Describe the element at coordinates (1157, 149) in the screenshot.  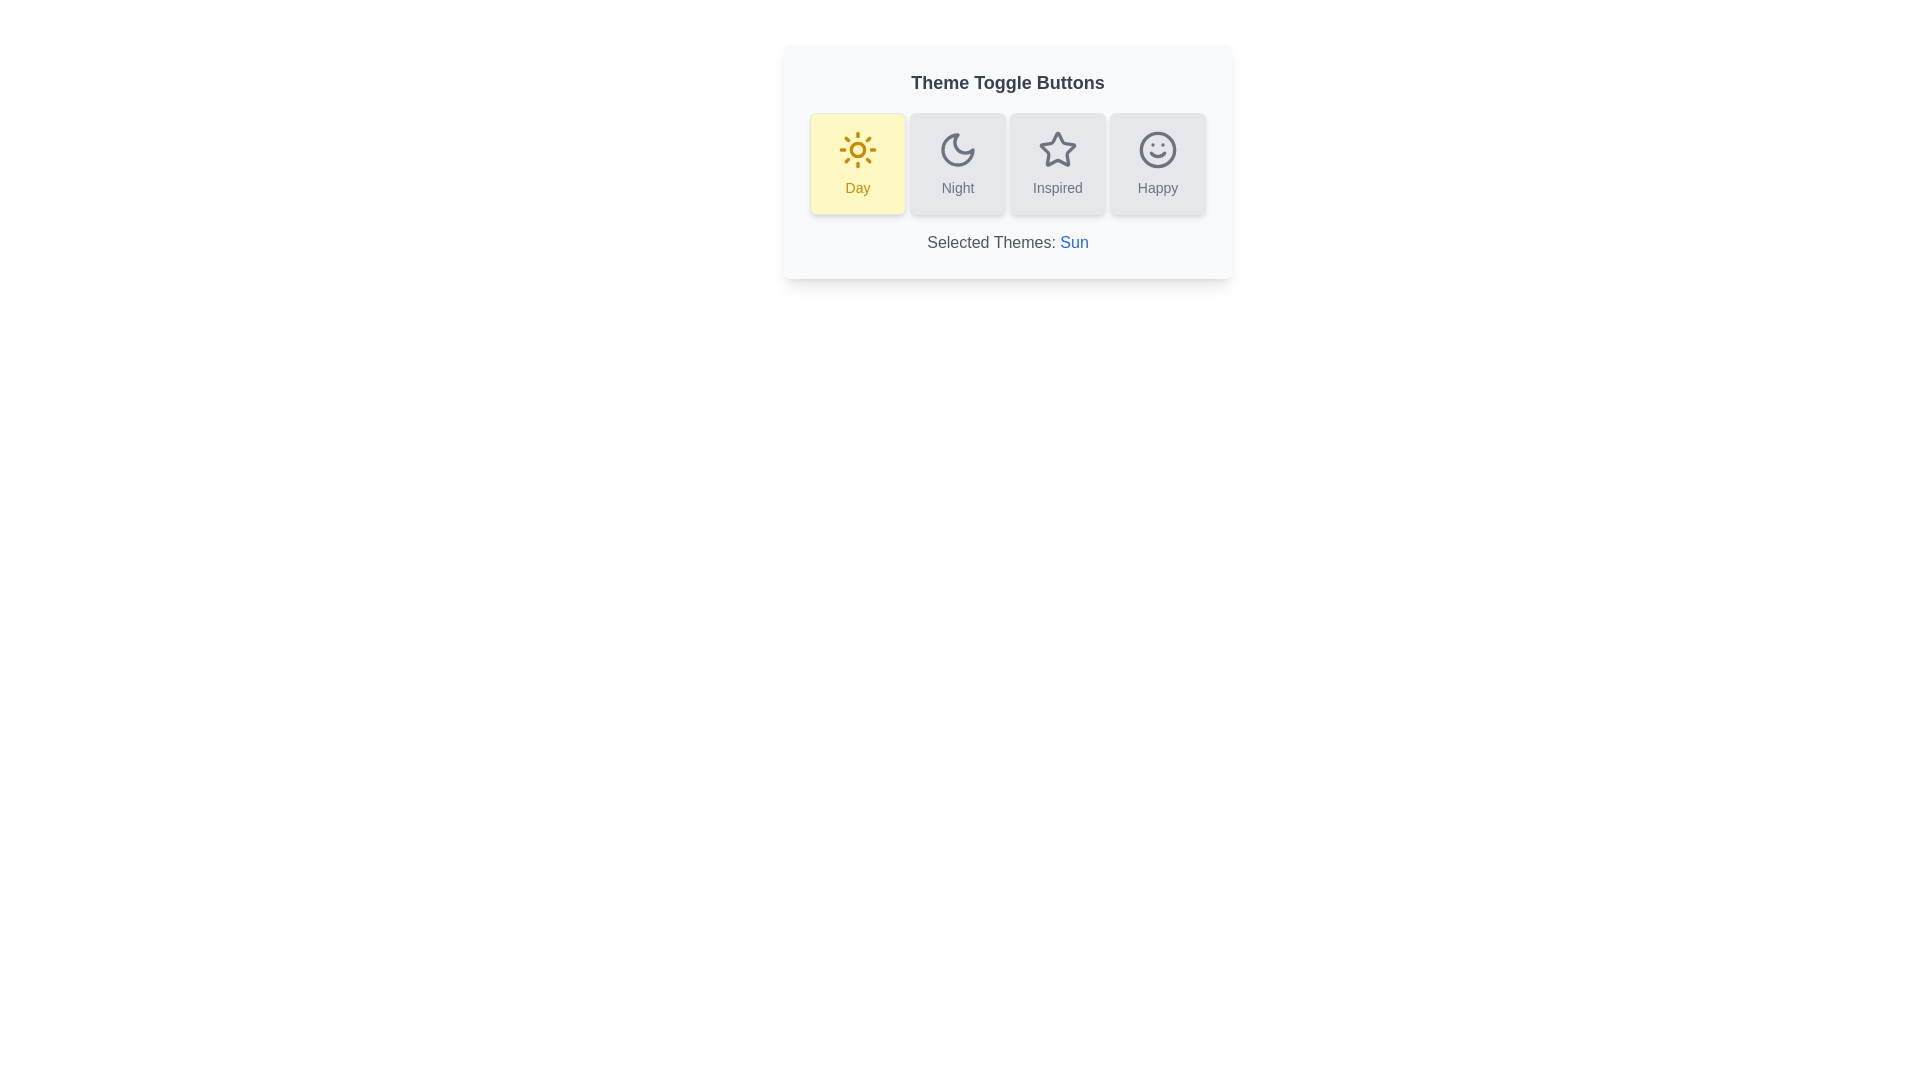
I see `the 'Happy' button, which features a circular smile icon with a gray outline and is the fourth button in the 'Theme Toggle Buttons' group` at that location.